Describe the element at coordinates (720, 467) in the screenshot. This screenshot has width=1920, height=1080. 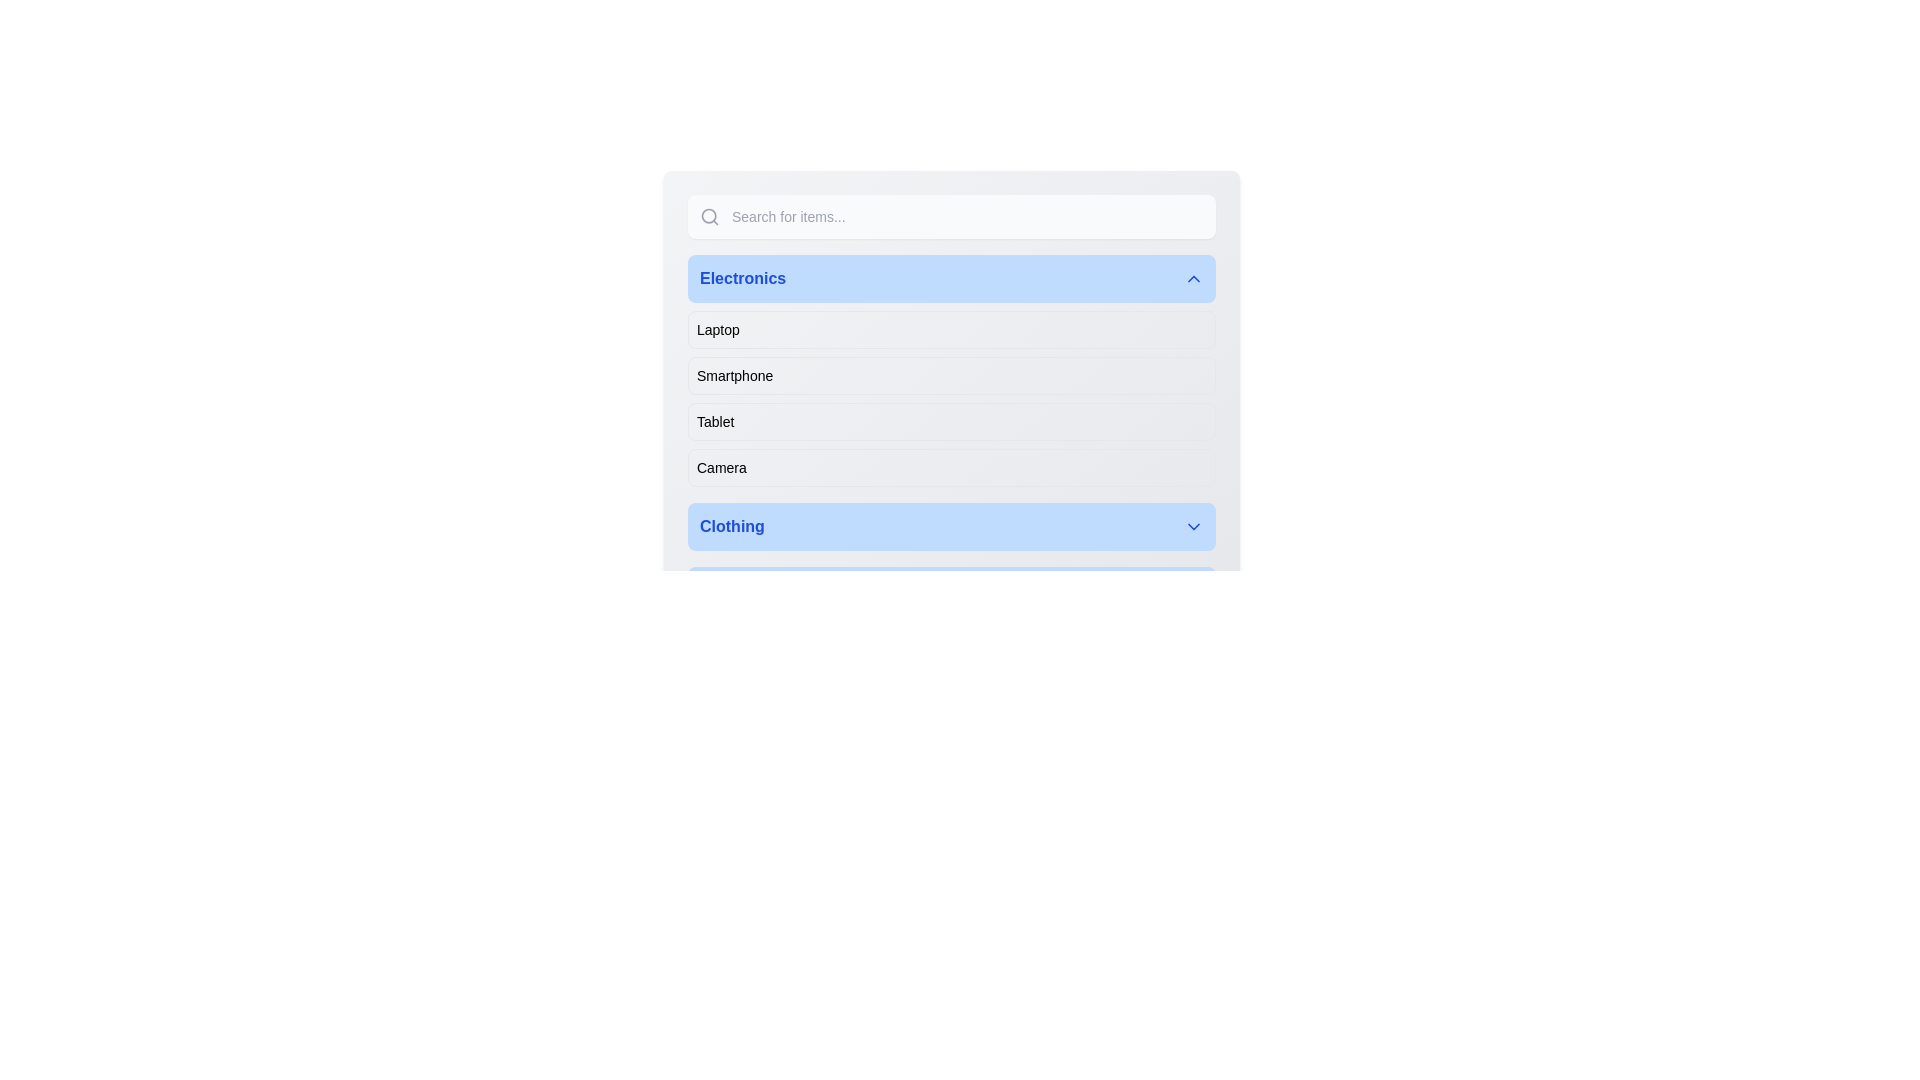
I see `the 'Camera' text label located in the fourth position under the 'Electronics' section of the sidebar navigation` at that location.